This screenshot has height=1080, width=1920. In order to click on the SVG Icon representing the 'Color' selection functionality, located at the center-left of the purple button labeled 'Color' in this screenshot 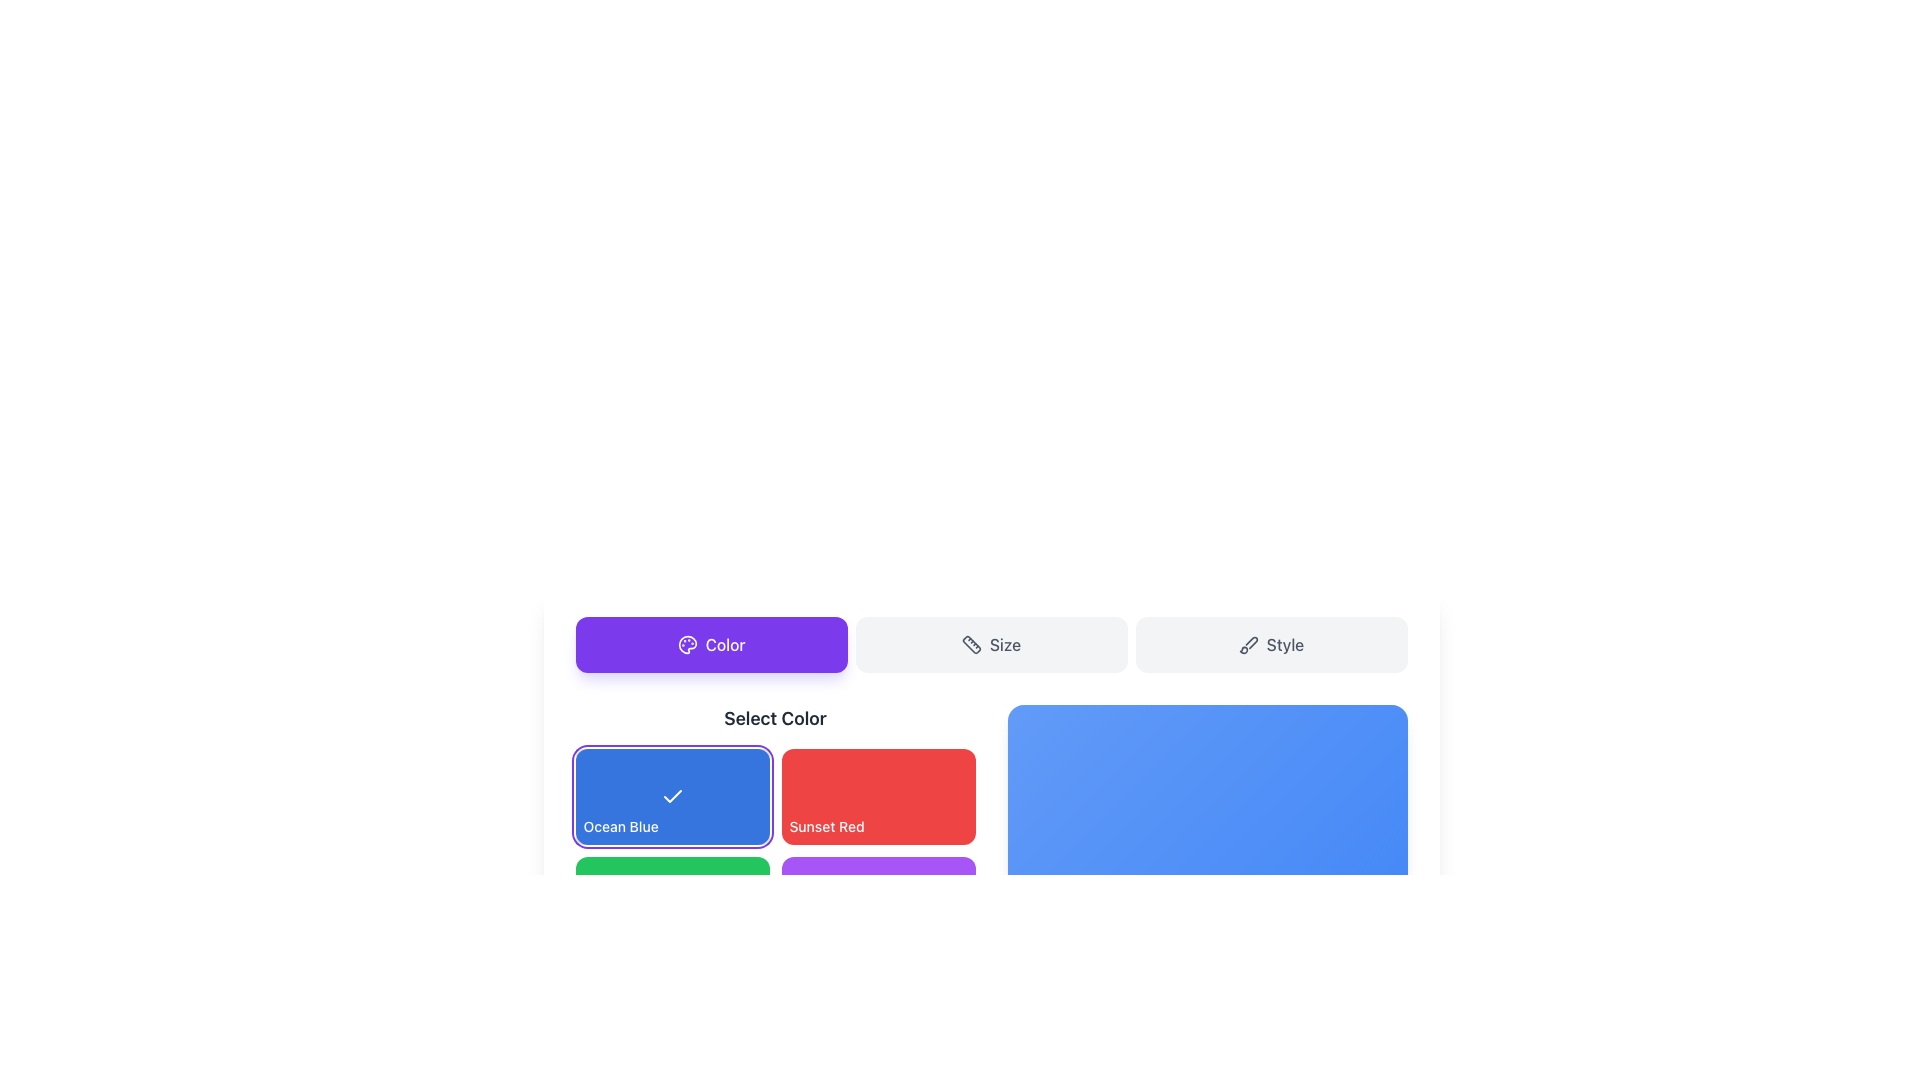, I will do `click(687, 644)`.